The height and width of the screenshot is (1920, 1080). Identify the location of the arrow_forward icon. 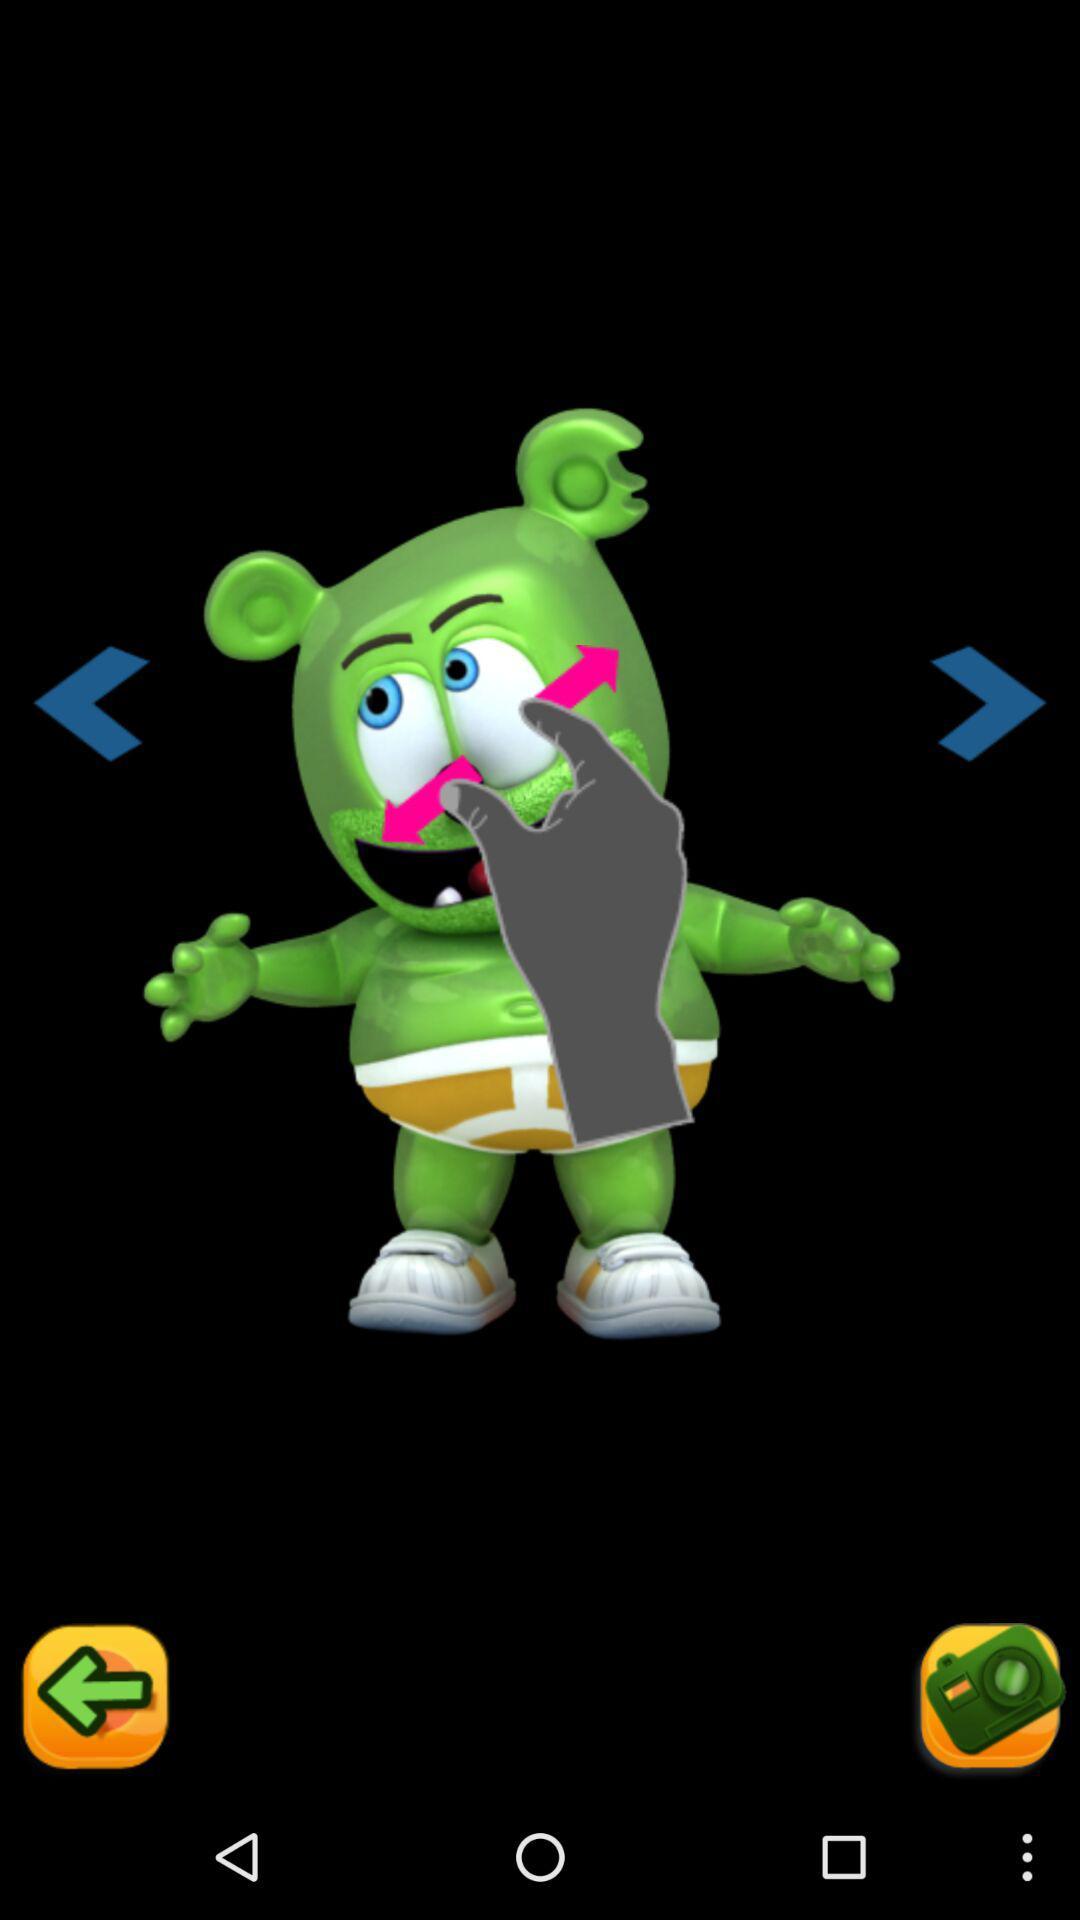
(988, 752).